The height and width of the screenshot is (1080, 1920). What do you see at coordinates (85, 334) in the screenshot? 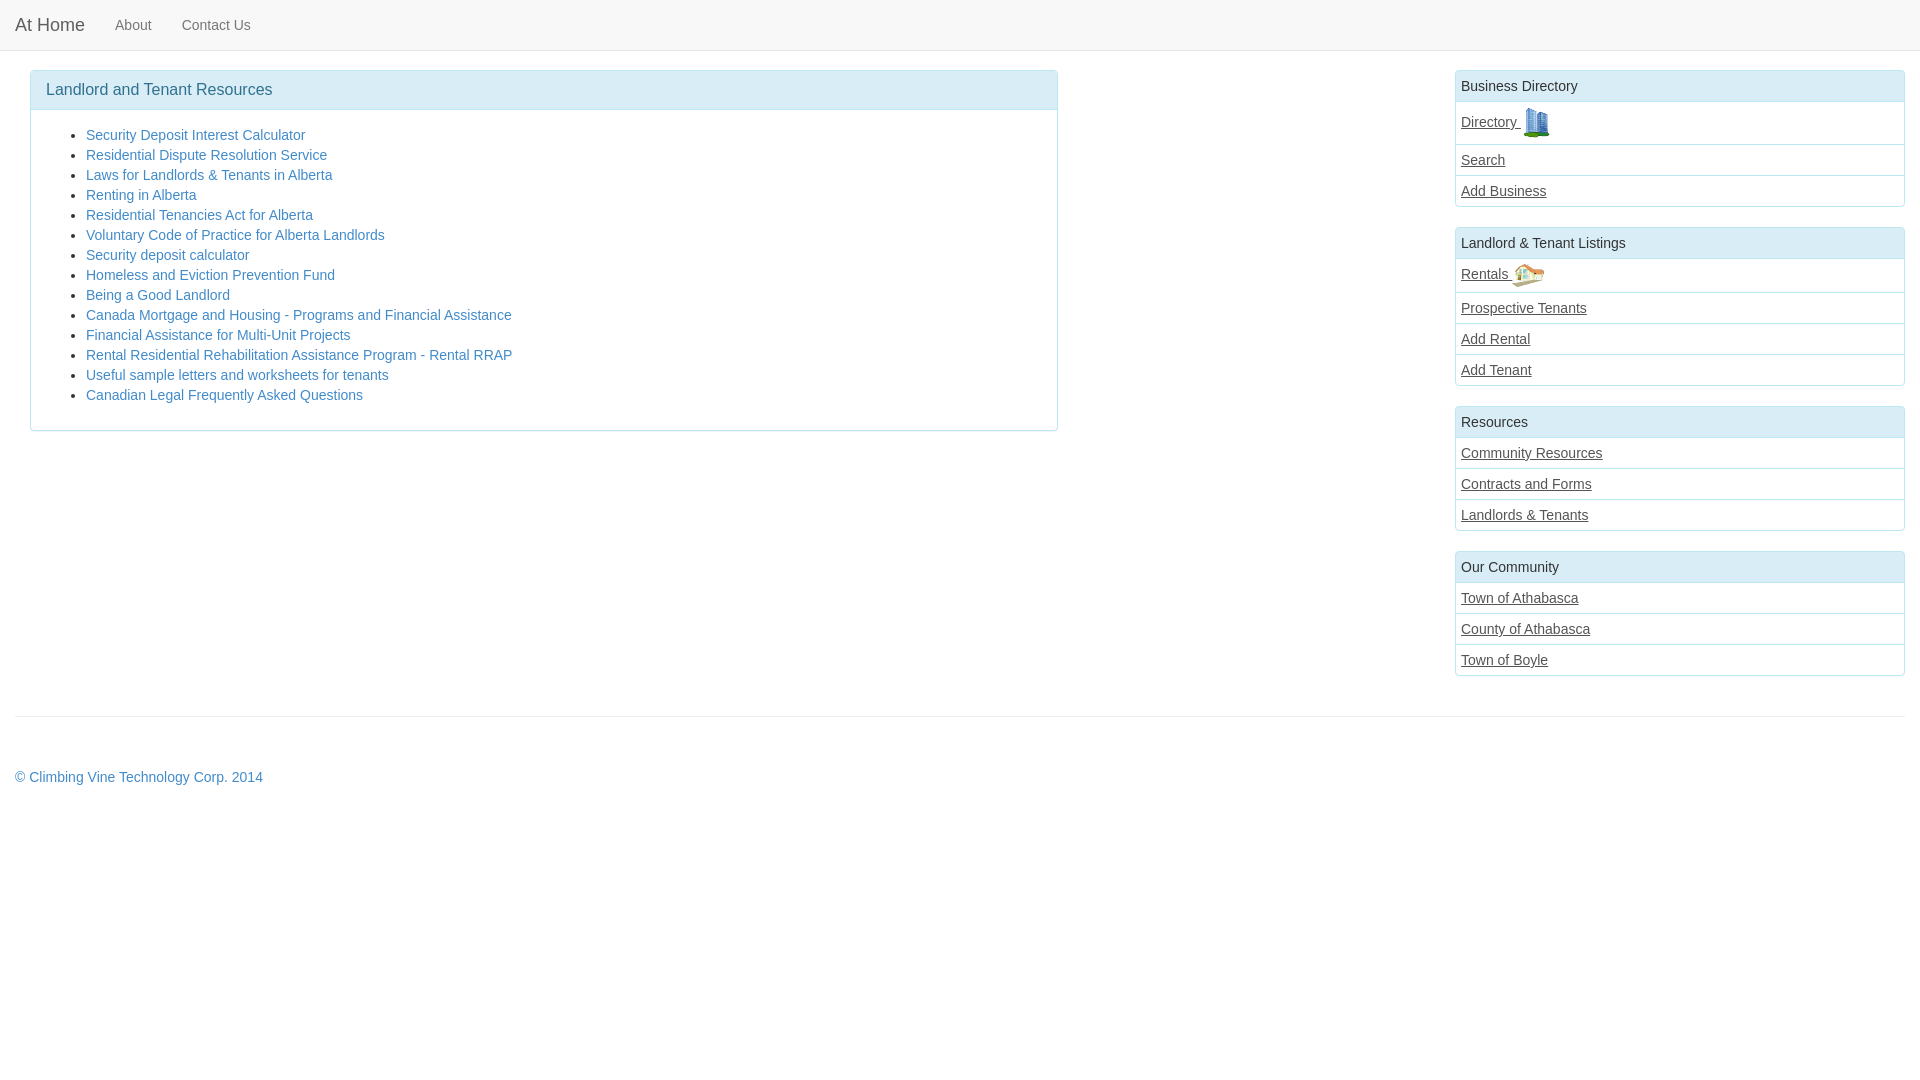
I see `'Financial Assistance for Multi-Unit Projects'` at bounding box center [85, 334].